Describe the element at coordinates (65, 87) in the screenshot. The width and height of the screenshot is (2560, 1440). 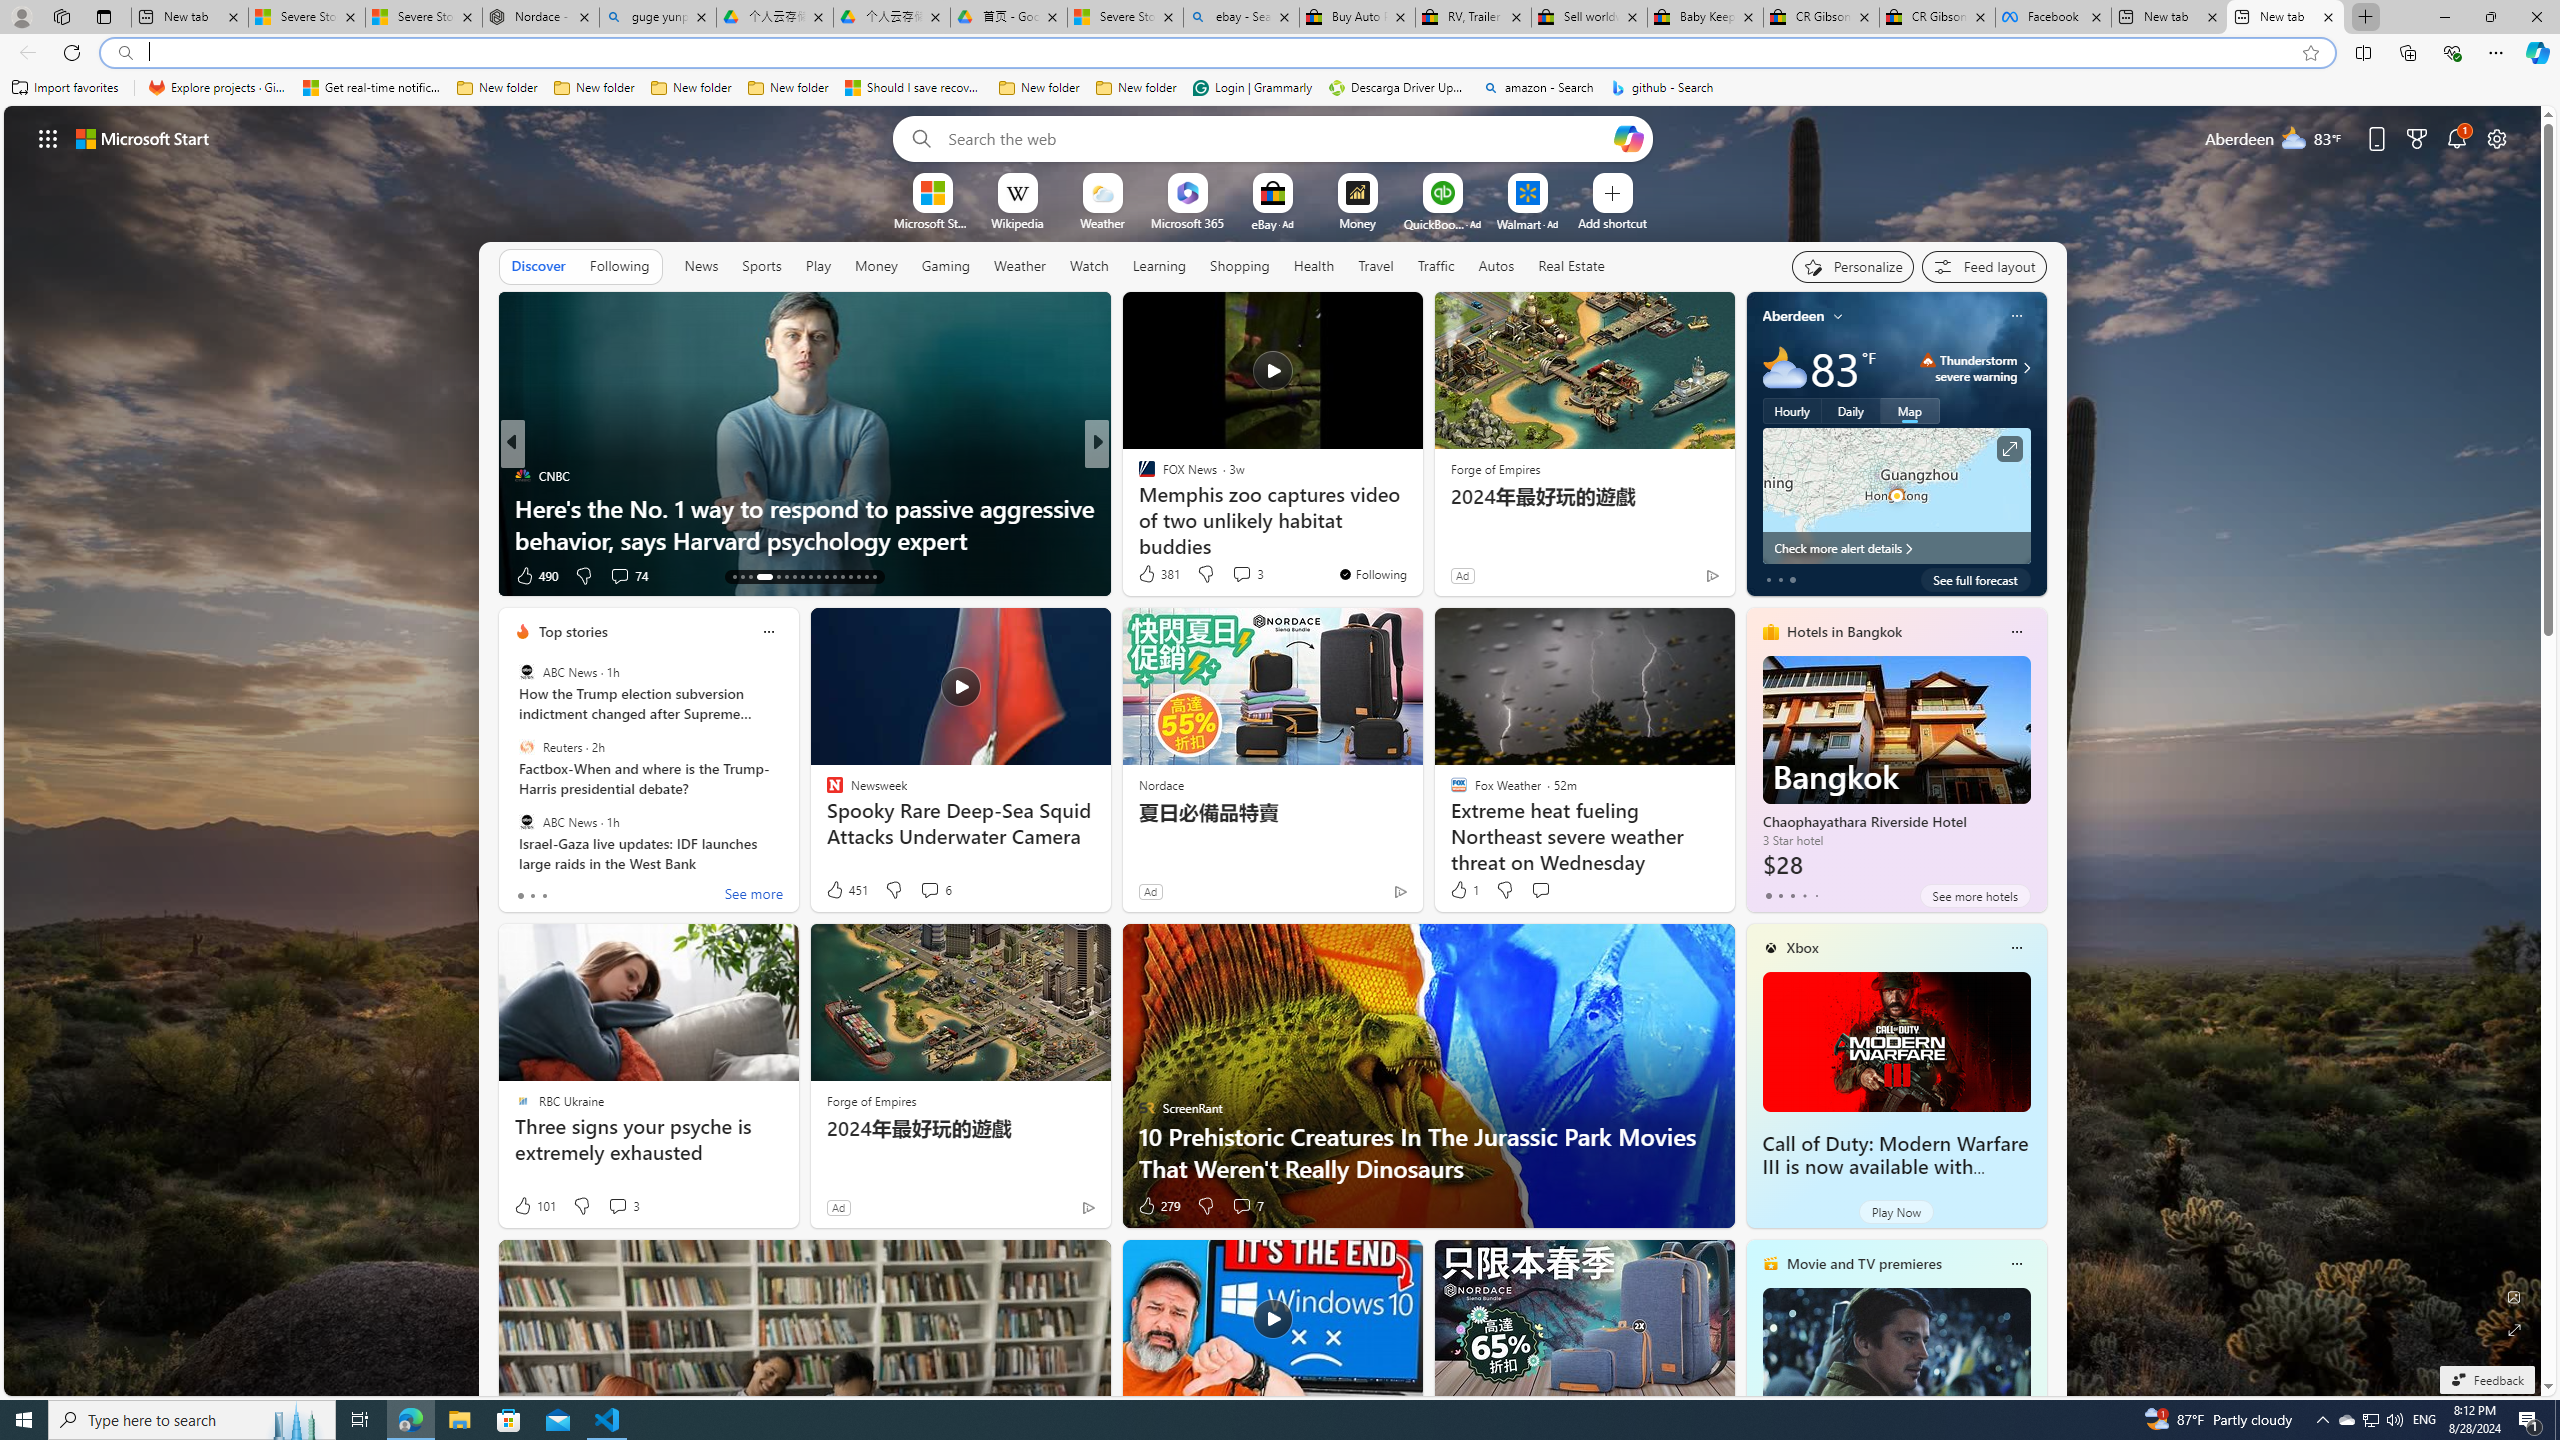
I see `'Import favorites'` at that location.